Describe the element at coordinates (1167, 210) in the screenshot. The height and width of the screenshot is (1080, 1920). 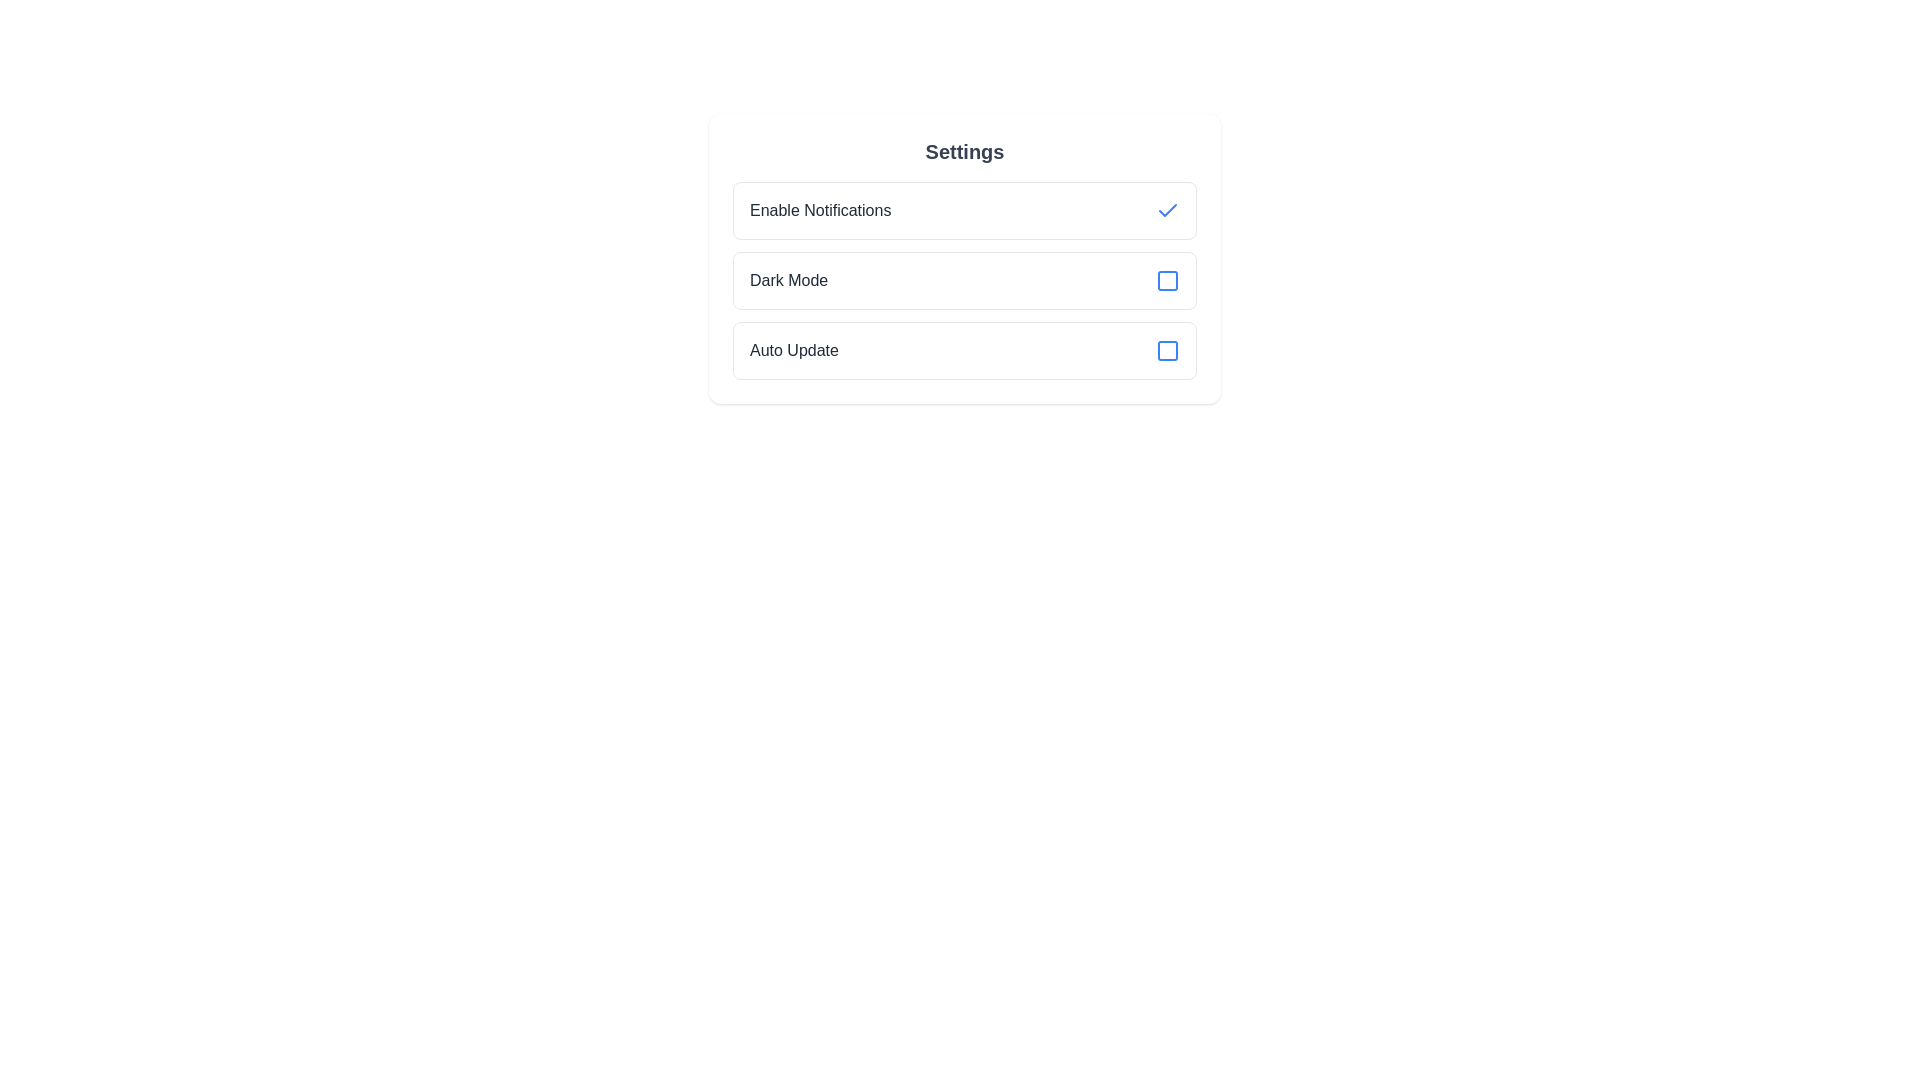
I see `the checkmark icon indicating that the 'Enable Notifications' option is enabled, located in the first row of the settings list` at that location.